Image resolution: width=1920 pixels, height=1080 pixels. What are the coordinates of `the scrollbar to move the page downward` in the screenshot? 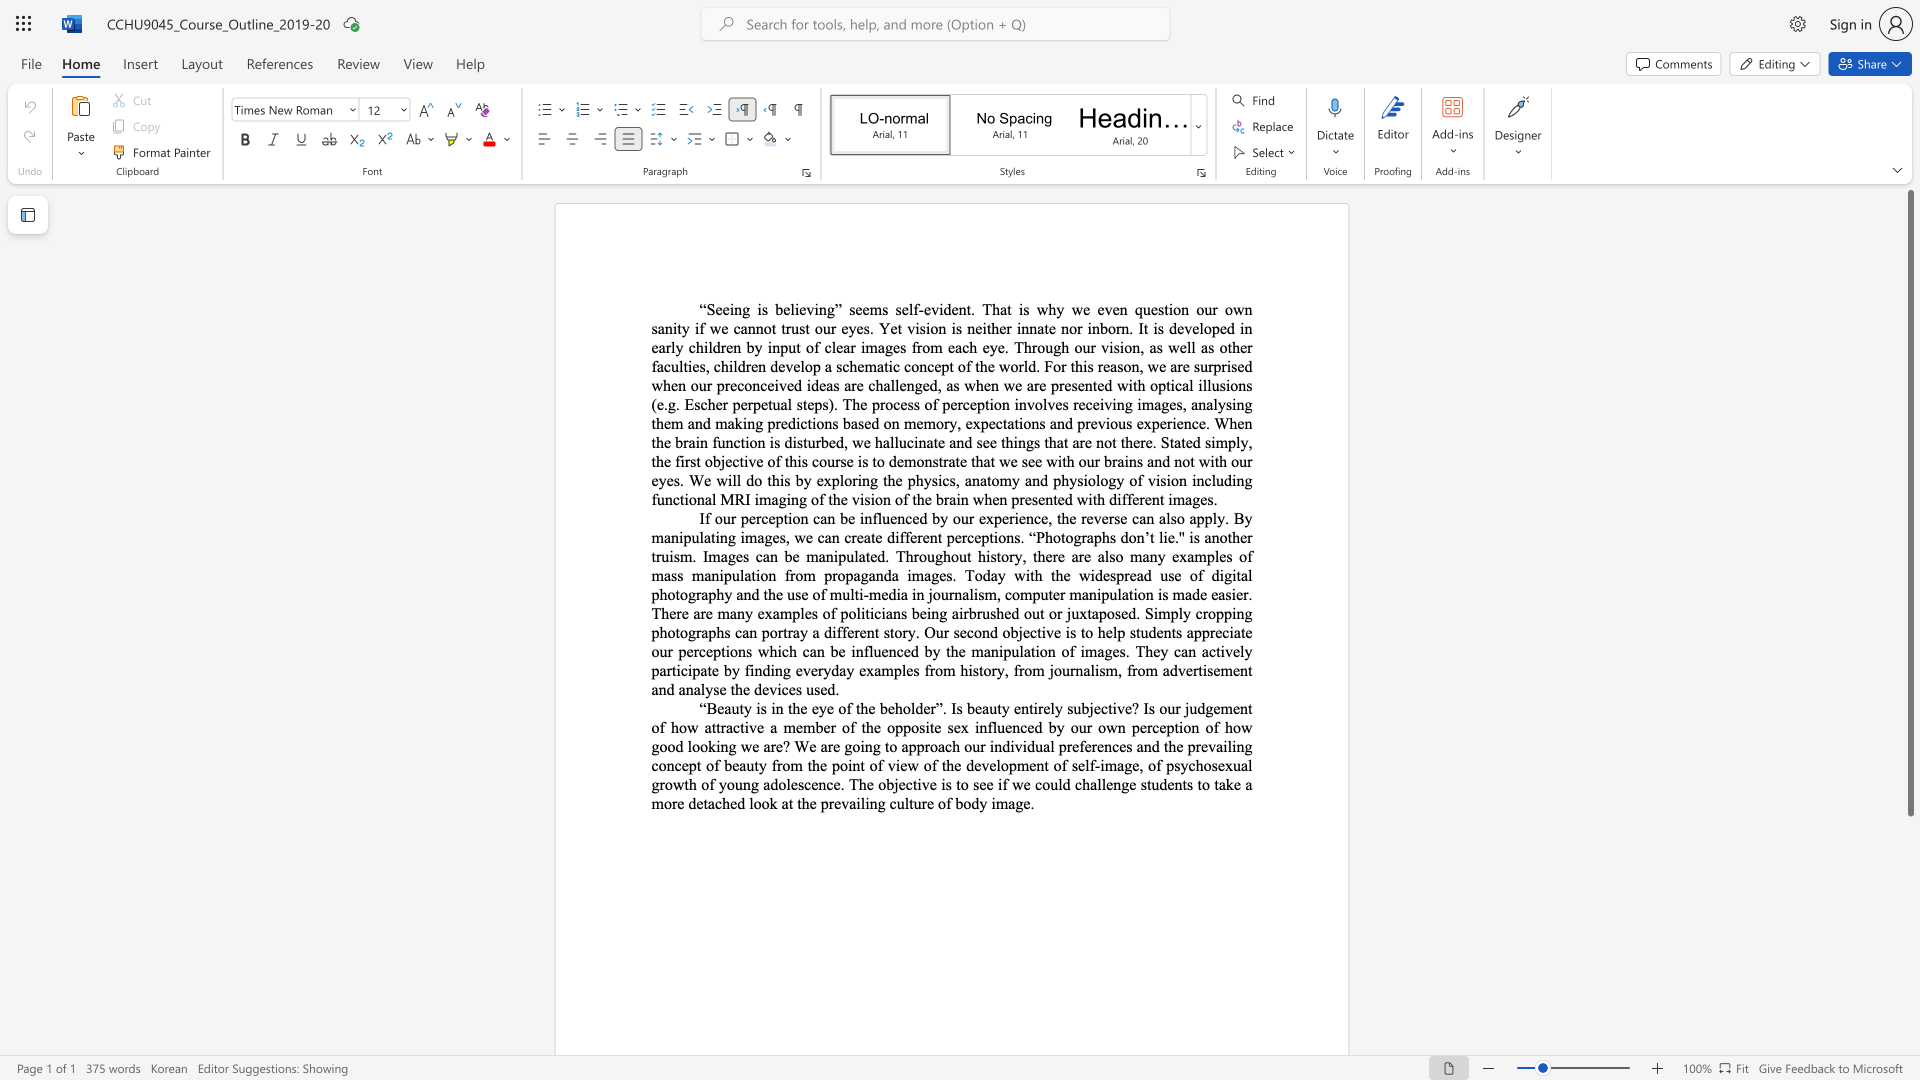 It's located at (1909, 898).